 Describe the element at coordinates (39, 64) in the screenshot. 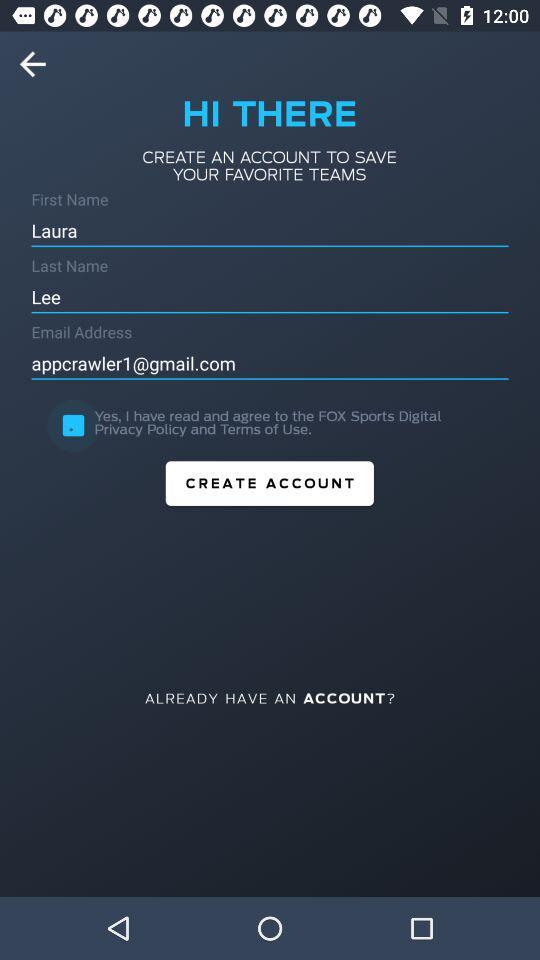

I see `the arrow_backward icon` at that location.